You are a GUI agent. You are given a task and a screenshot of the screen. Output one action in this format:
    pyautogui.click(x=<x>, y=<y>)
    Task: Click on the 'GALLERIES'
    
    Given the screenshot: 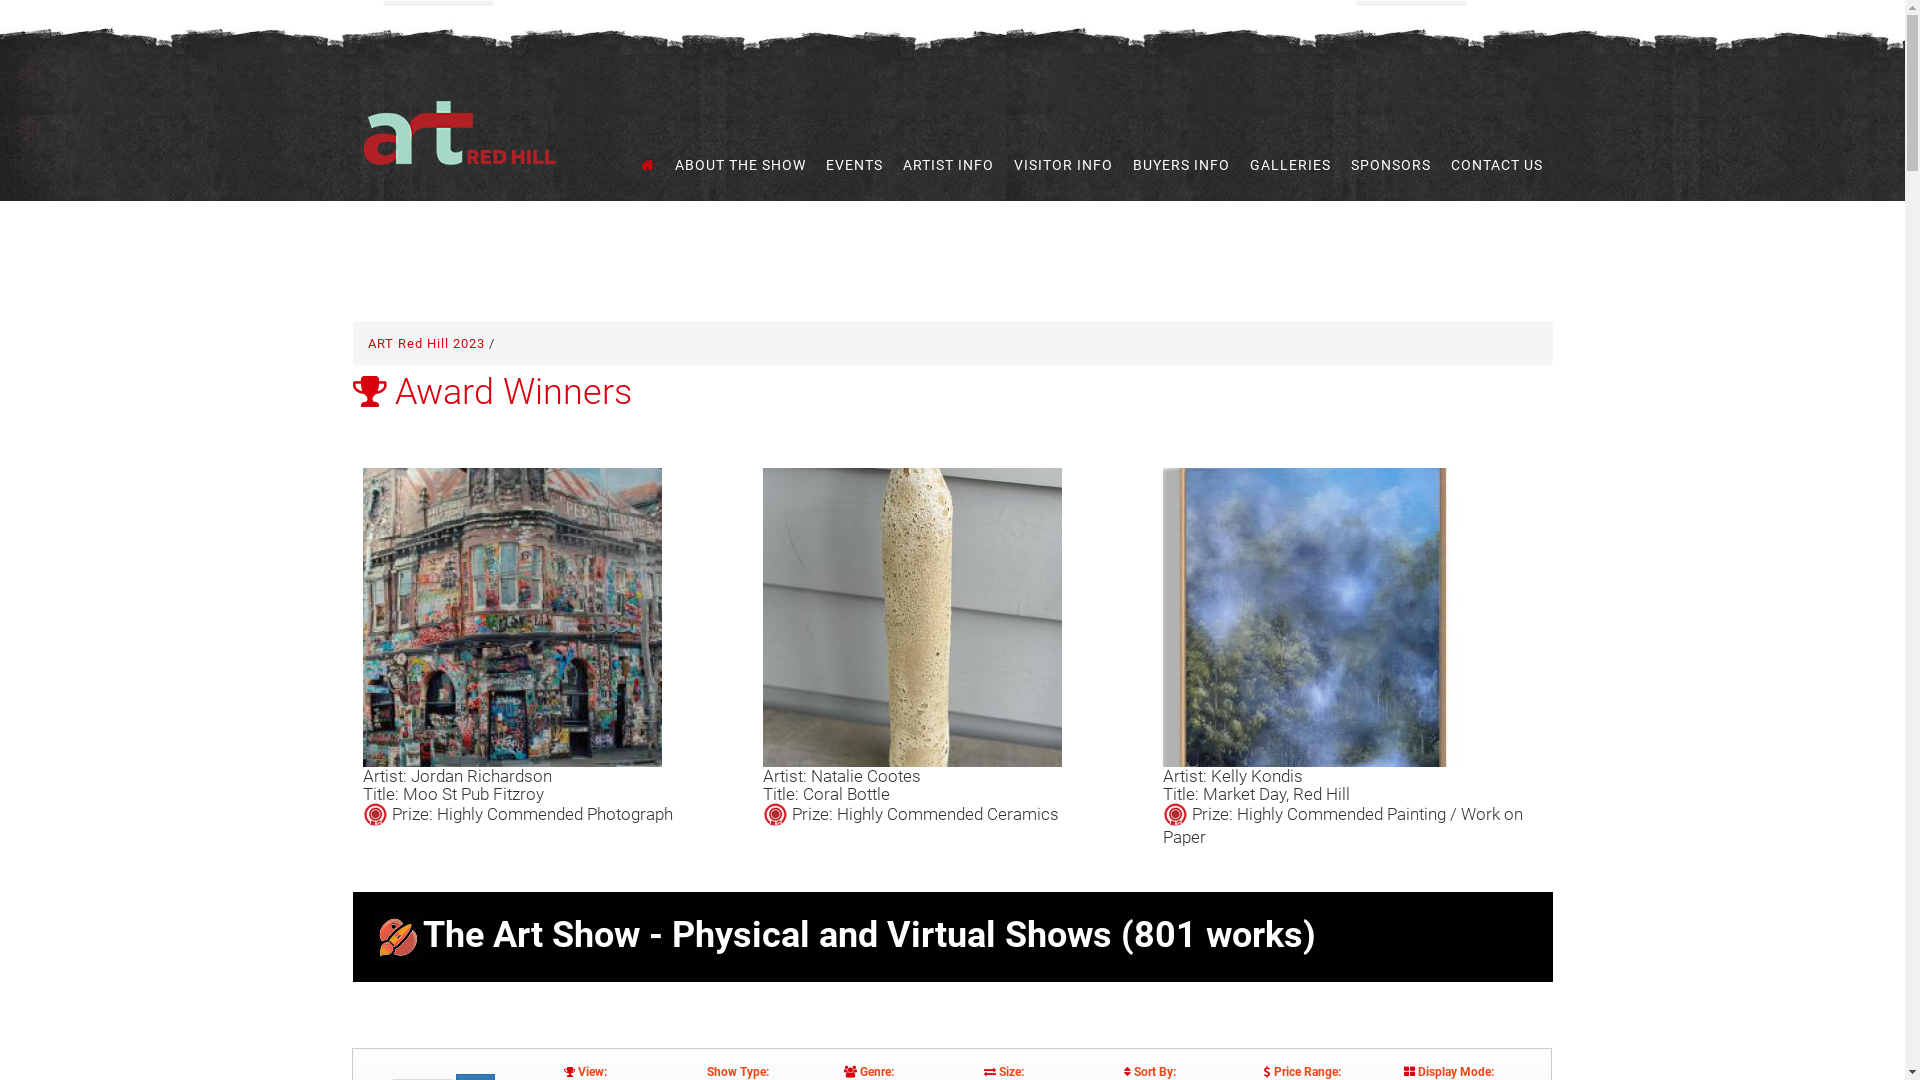 What is the action you would take?
    pyautogui.click(x=1289, y=164)
    